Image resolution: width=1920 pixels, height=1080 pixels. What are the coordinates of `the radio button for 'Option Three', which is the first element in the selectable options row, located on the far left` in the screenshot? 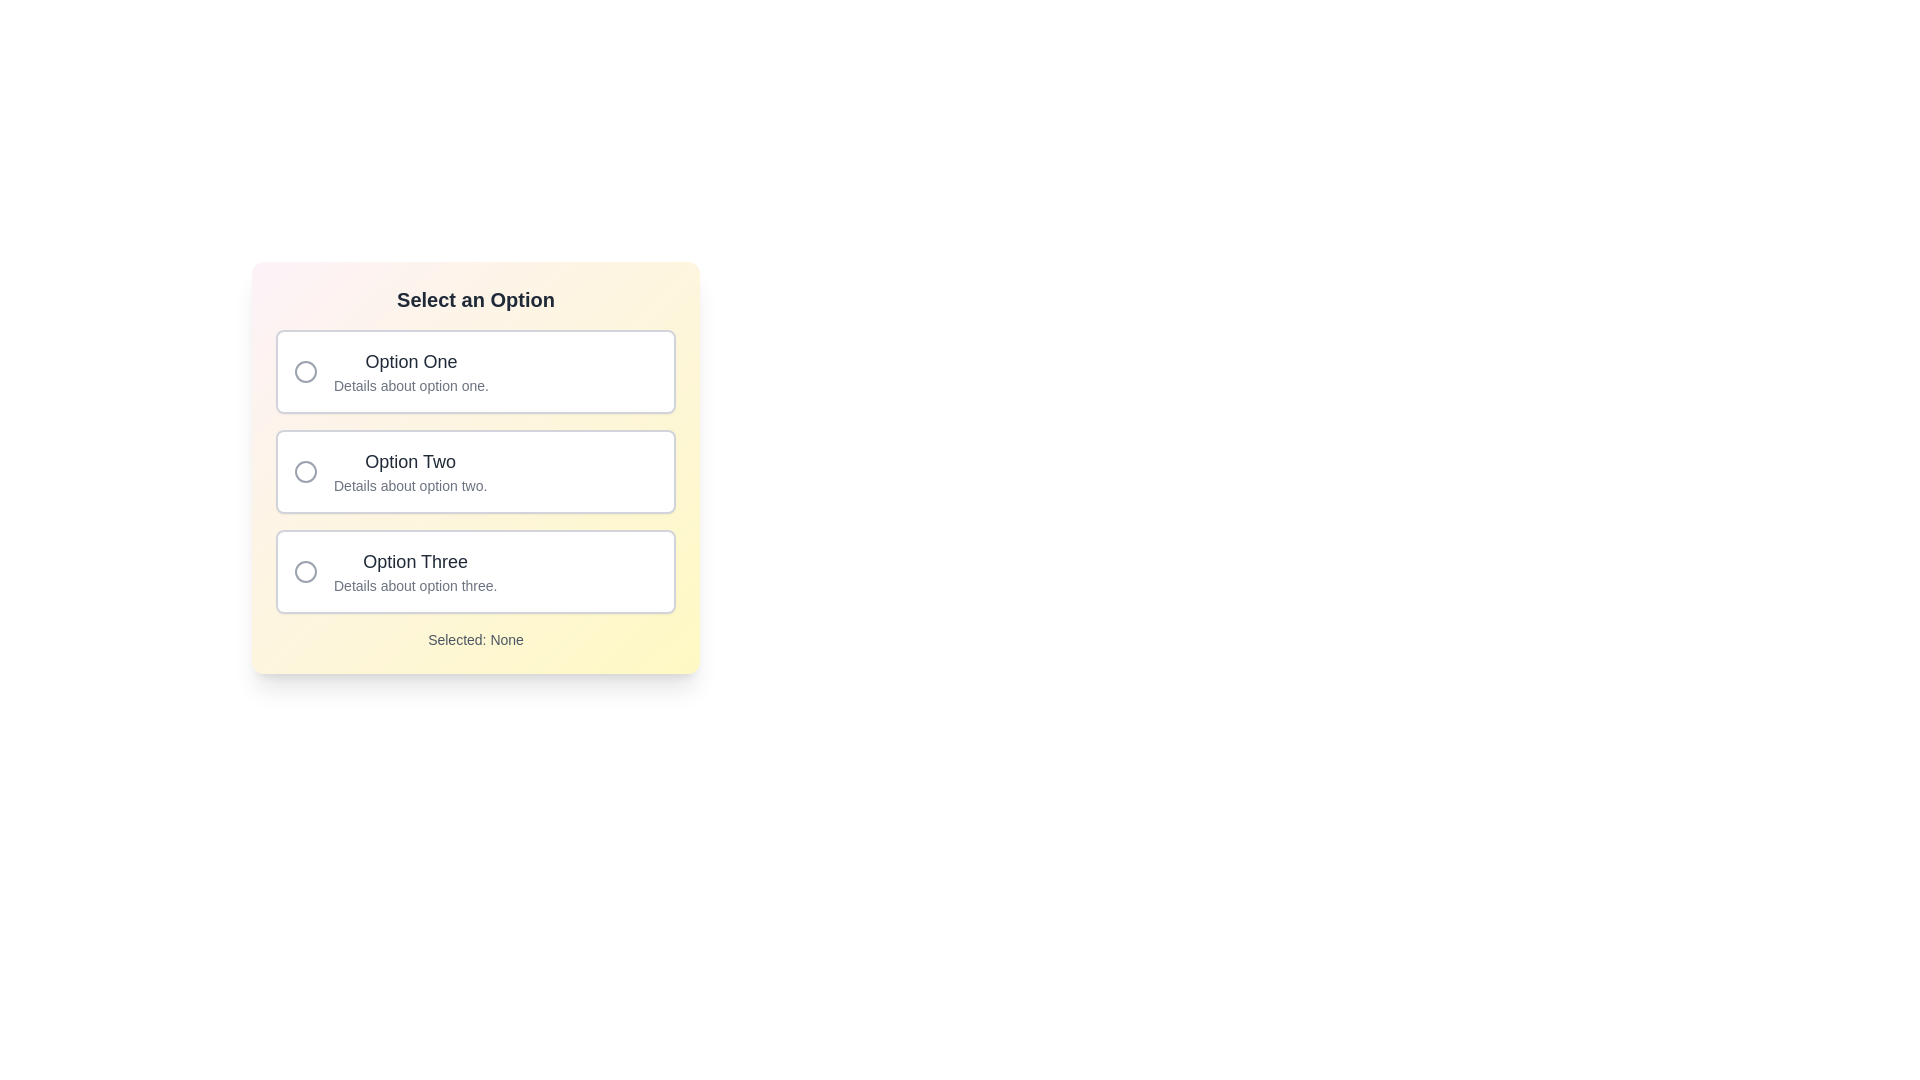 It's located at (305, 571).